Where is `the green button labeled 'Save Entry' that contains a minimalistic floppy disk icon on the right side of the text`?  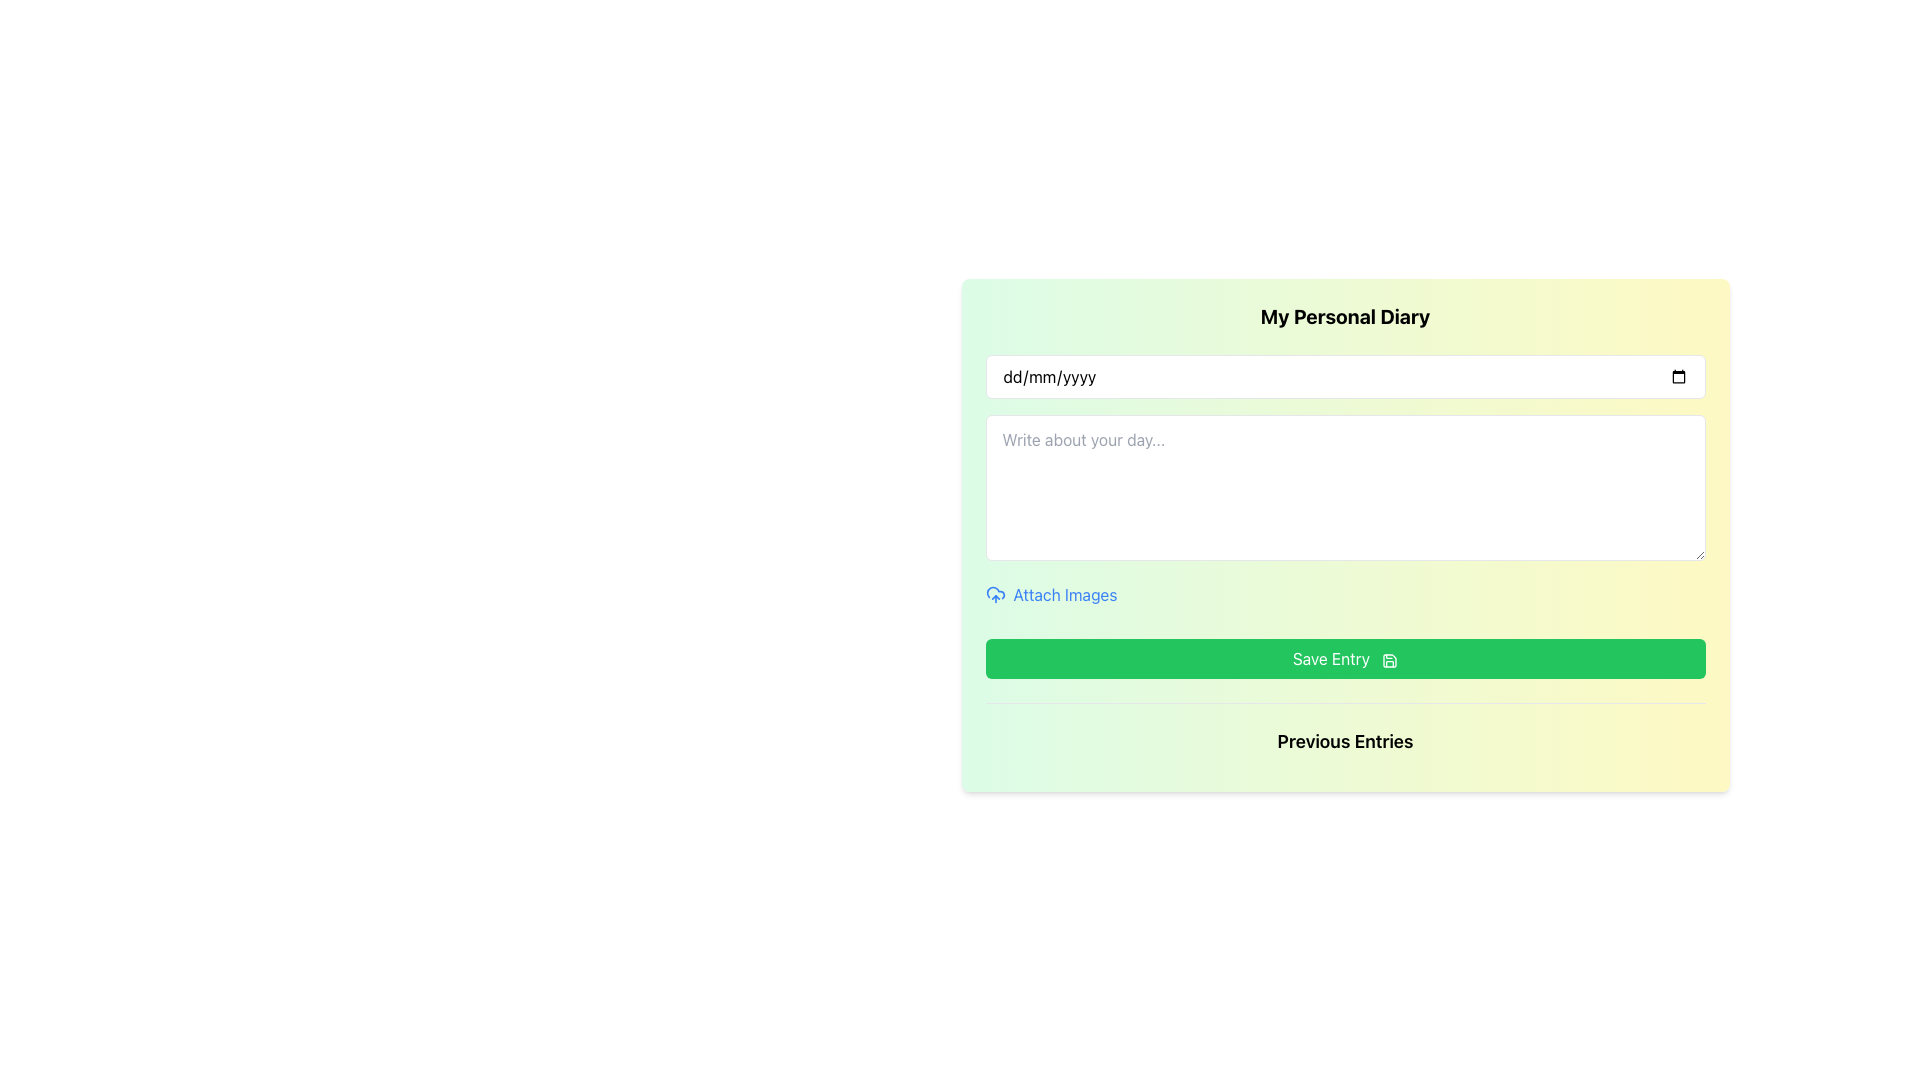 the green button labeled 'Save Entry' that contains a minimalistic floppy disk icon on the right side of the text is located at coordinates (1389, 660).